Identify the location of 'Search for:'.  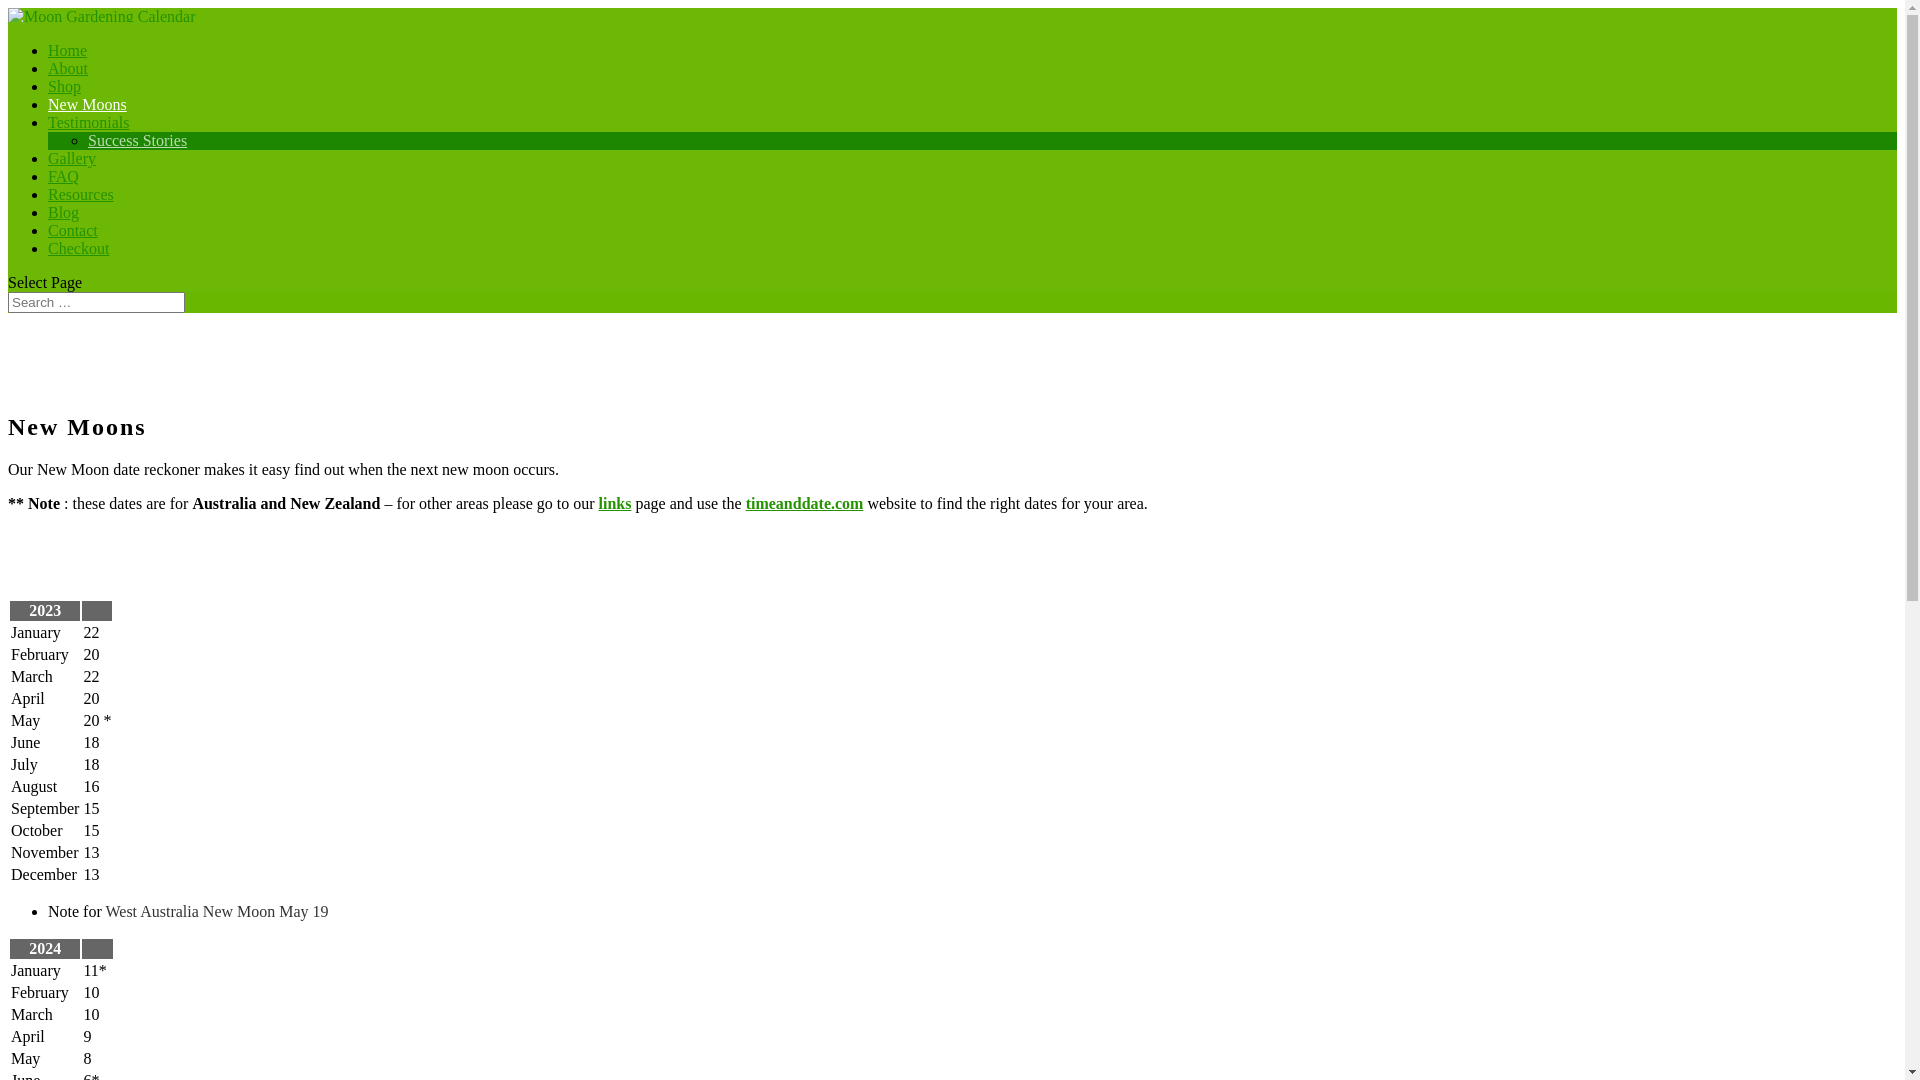
(95, 302).